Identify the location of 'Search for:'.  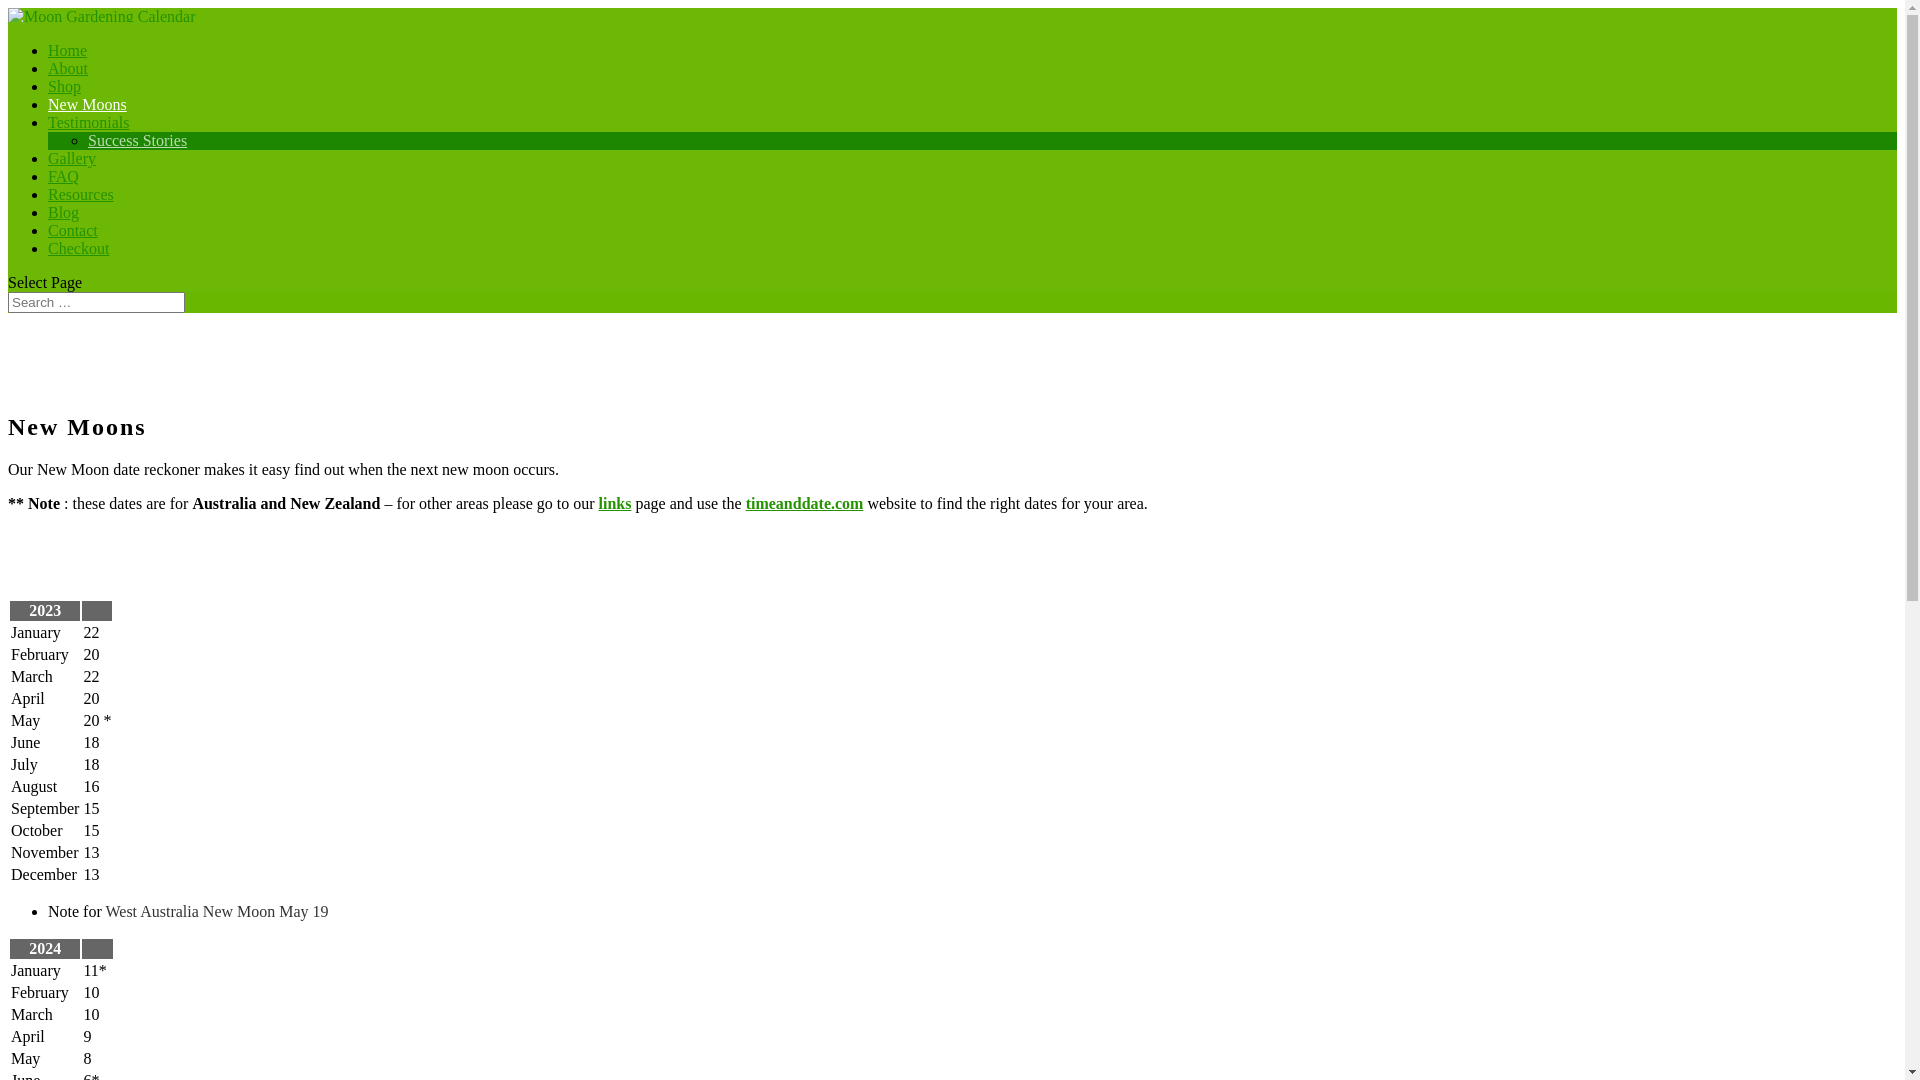
(95, 302).